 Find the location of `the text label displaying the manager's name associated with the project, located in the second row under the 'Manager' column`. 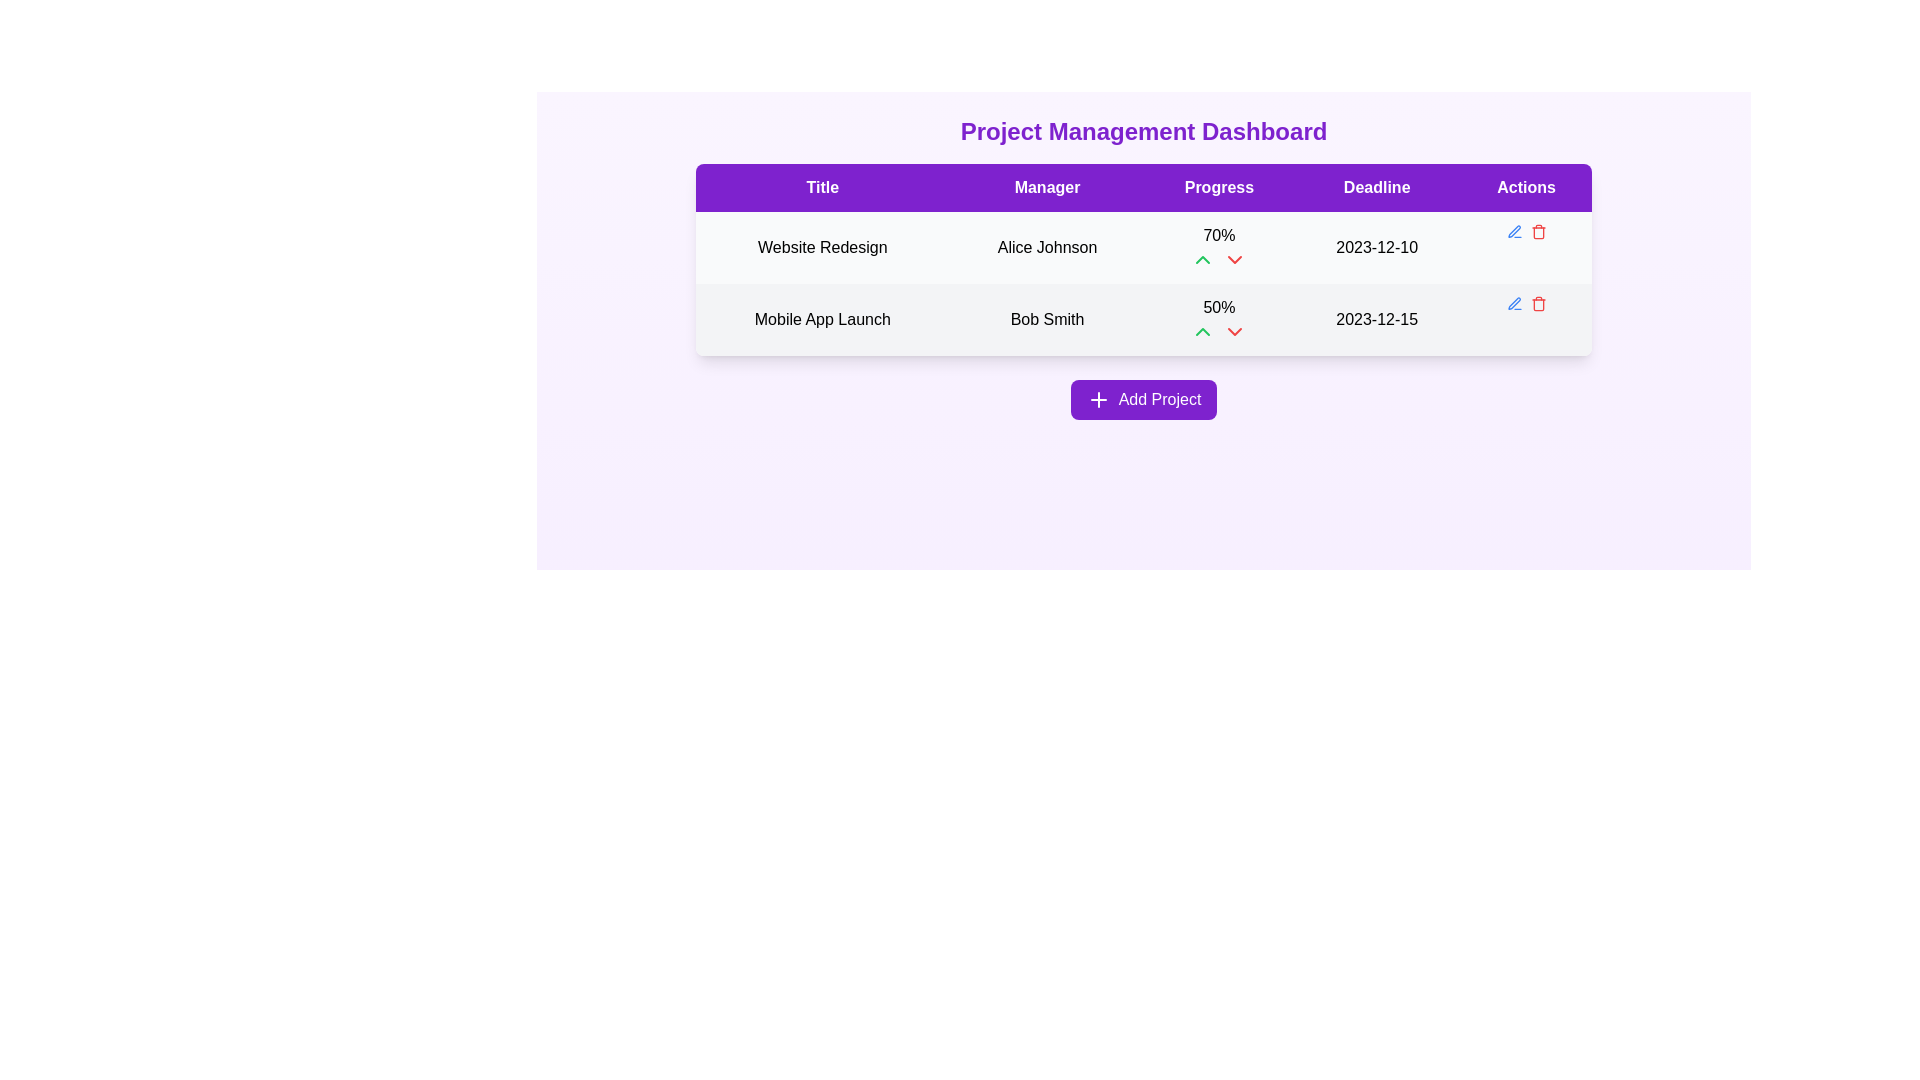

the text label displaying the manager's name associated with the project, located in the second row under the 'Manager' column is located at coordinates (1046, 319).